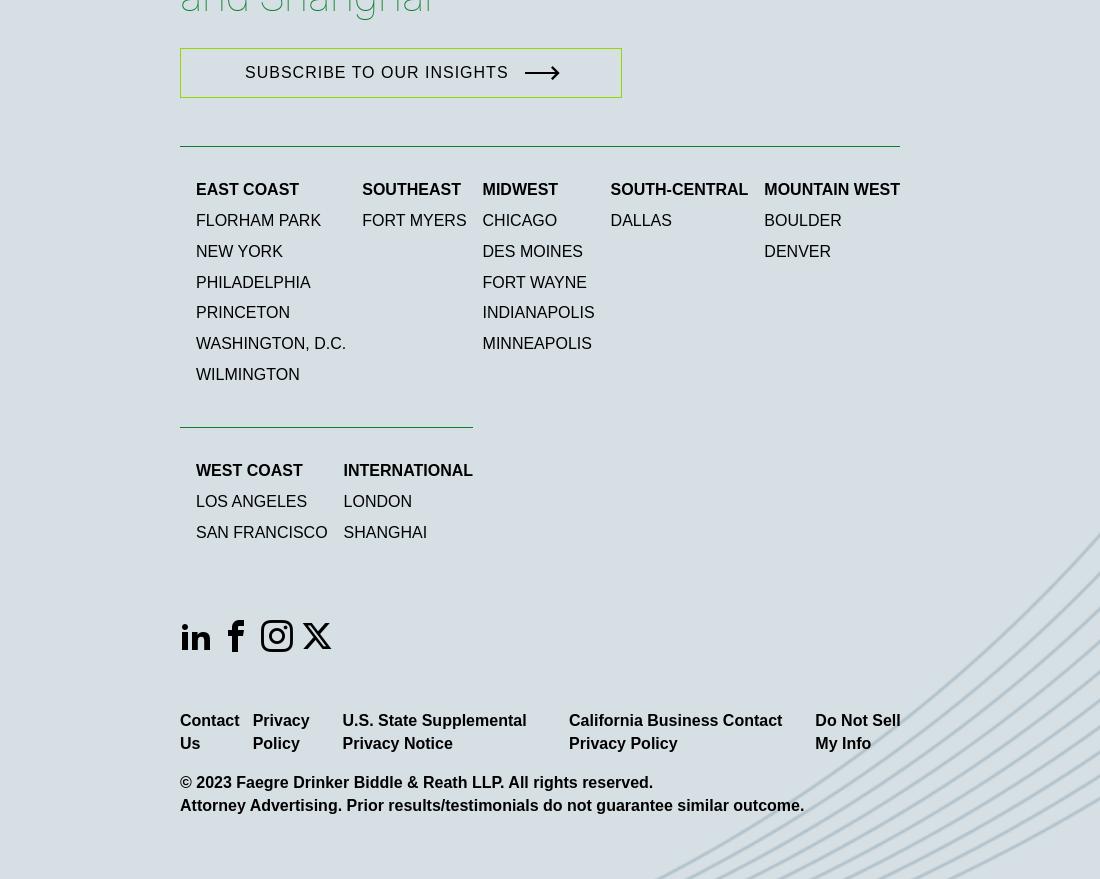 The width and height of the screenshot is (1100, 879). I want to click on 'Southeast', so click(410, 188).